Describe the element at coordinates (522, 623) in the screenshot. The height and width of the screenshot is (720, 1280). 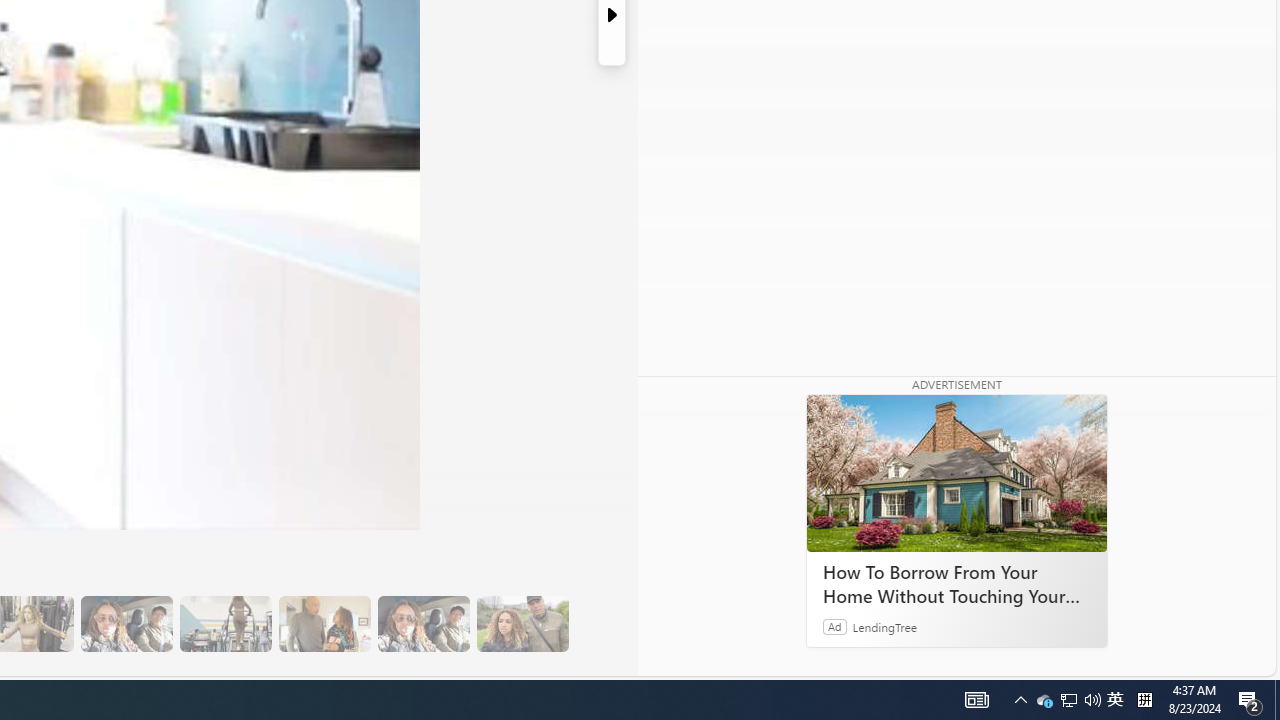
I see `'20 Overall, It Will Improve Your Health'` at that location.